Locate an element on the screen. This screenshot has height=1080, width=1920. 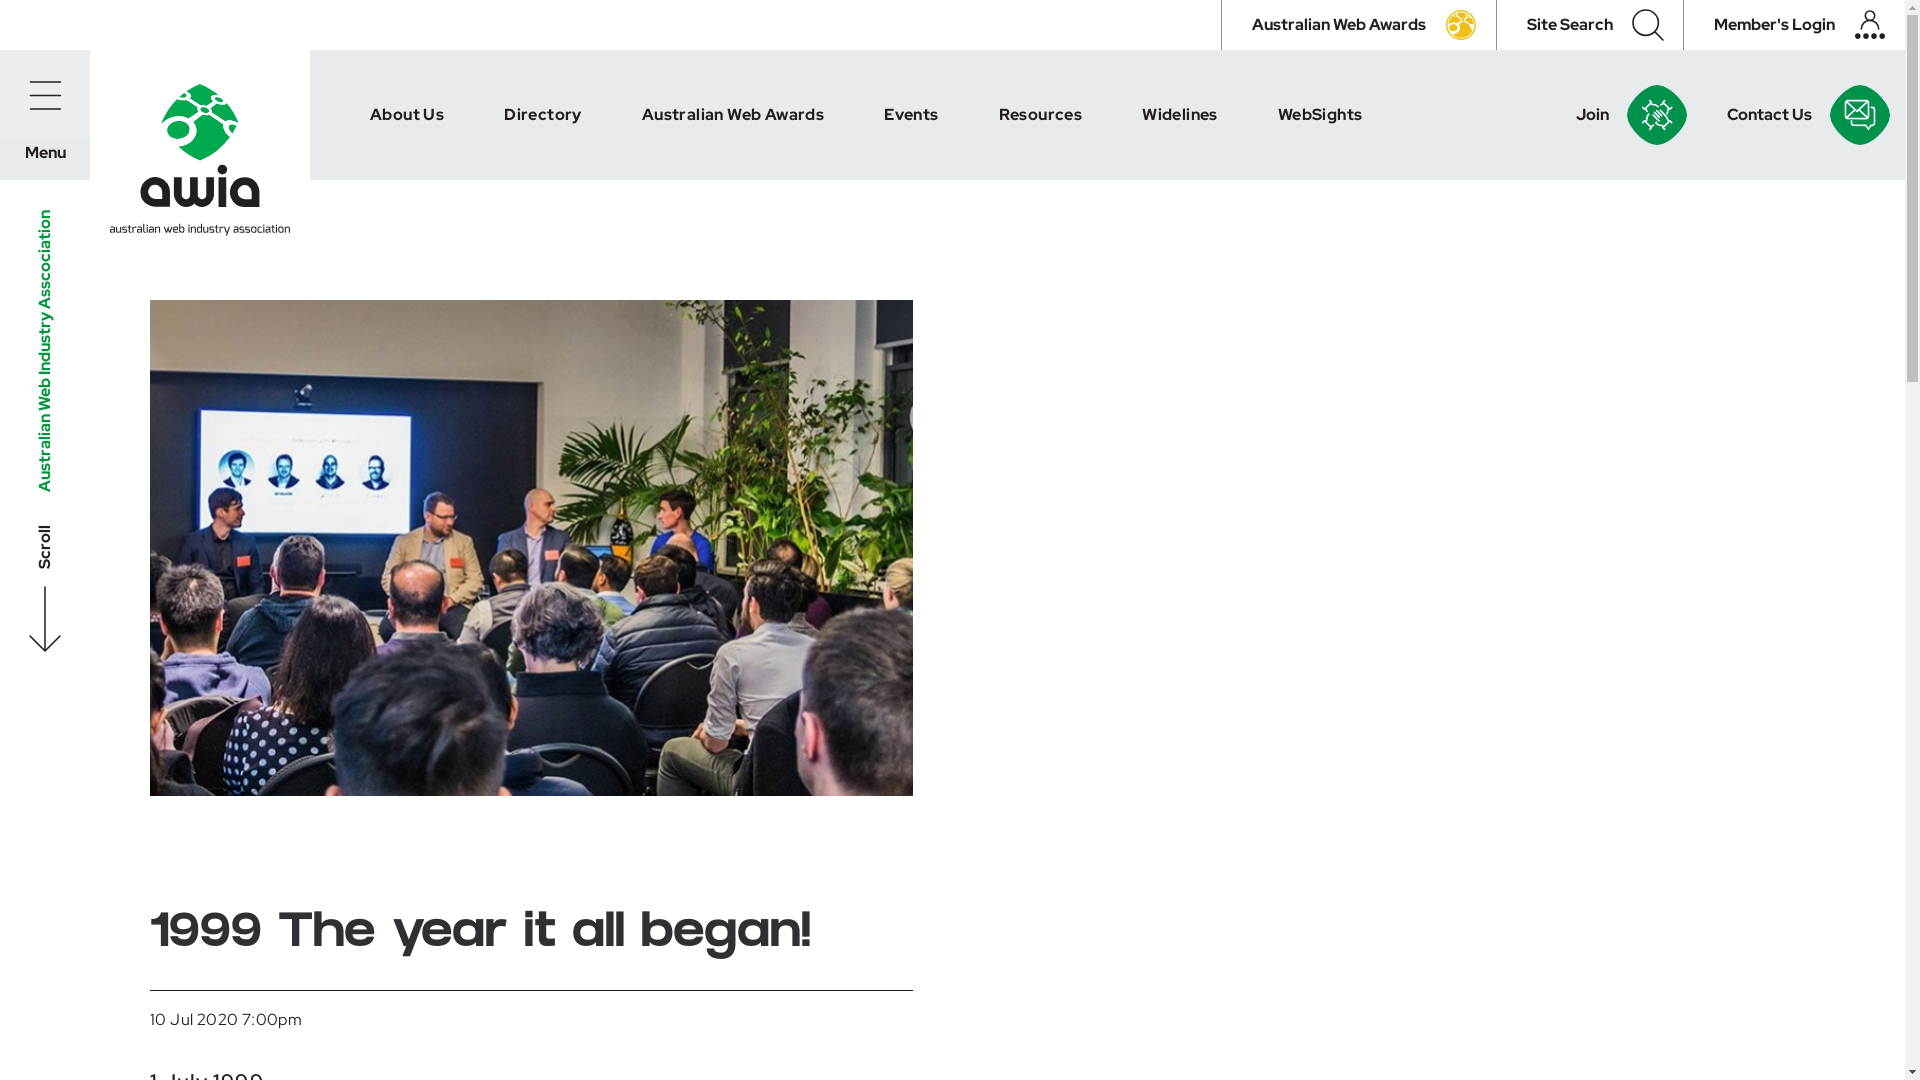
'WebSights' is located at coordinates (1320, 115).